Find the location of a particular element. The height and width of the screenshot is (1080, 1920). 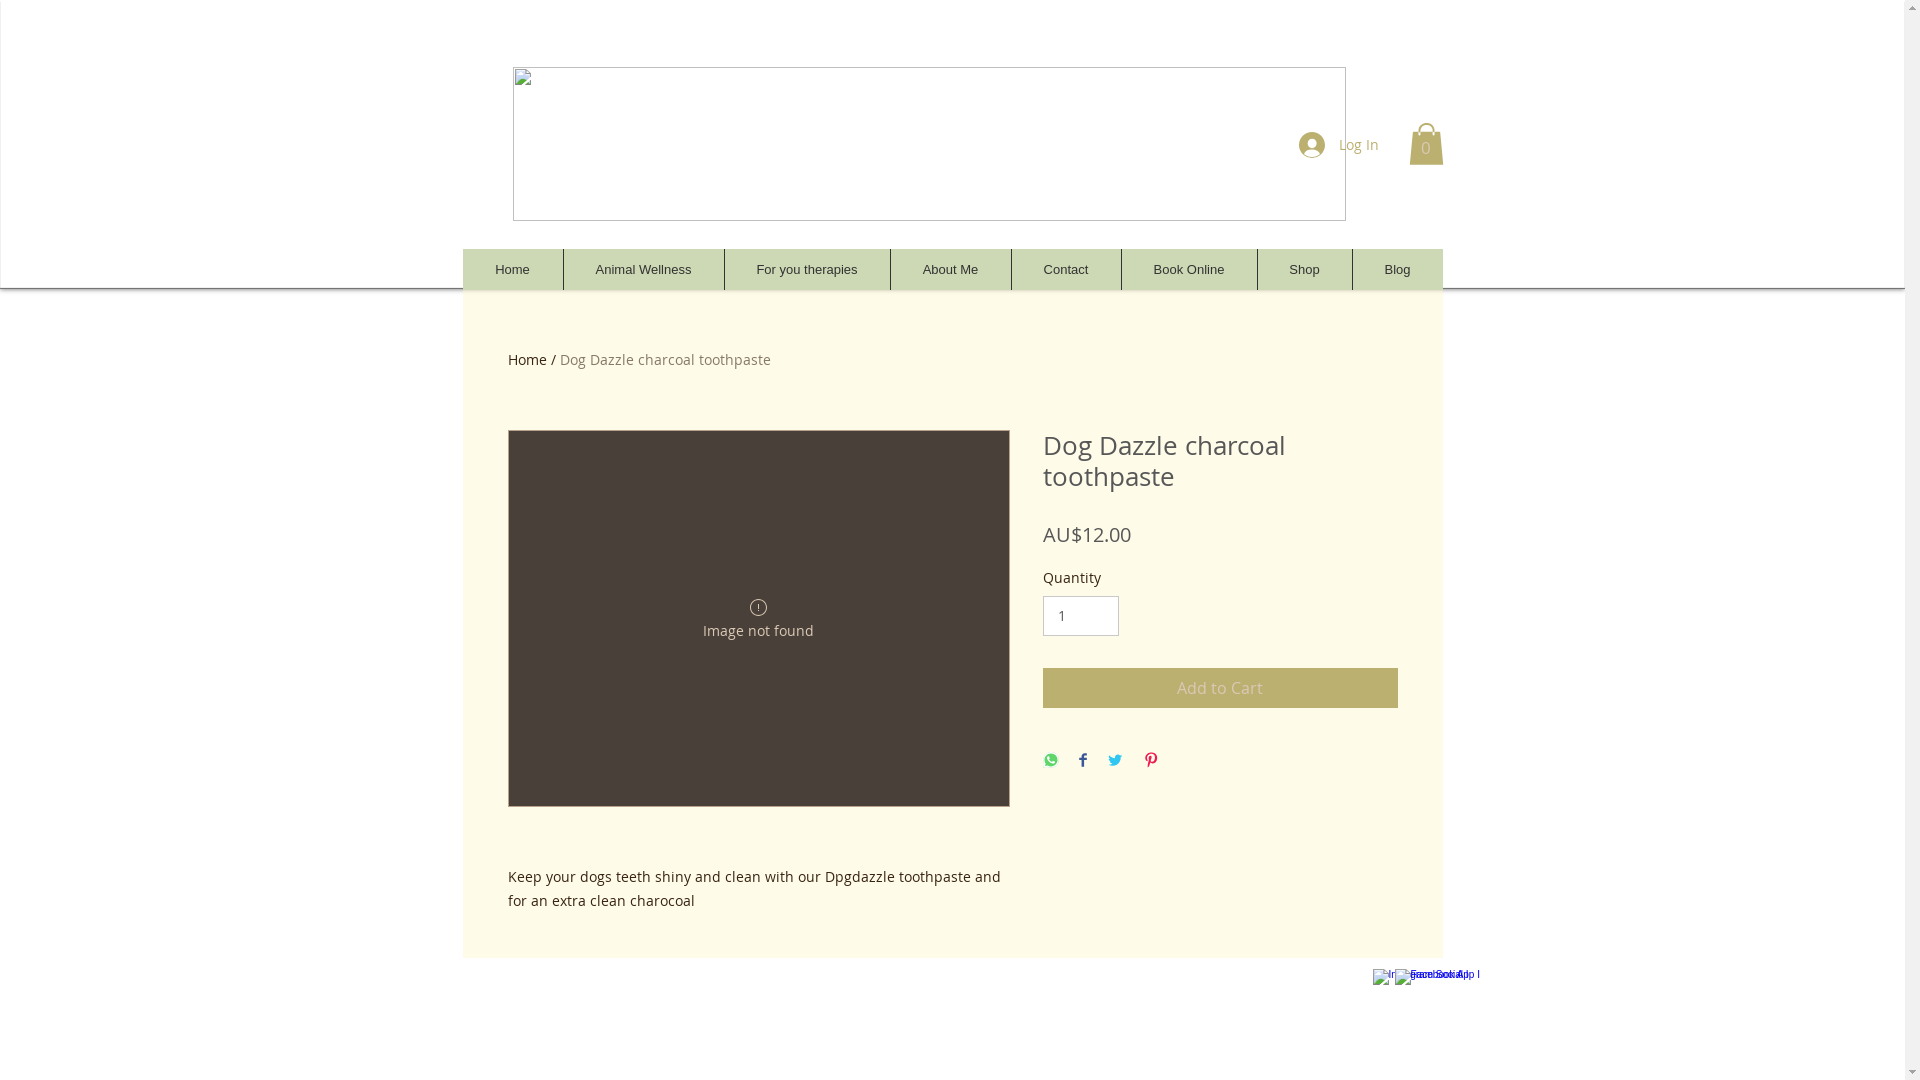

'0' is located at coordinates (1424, 142).